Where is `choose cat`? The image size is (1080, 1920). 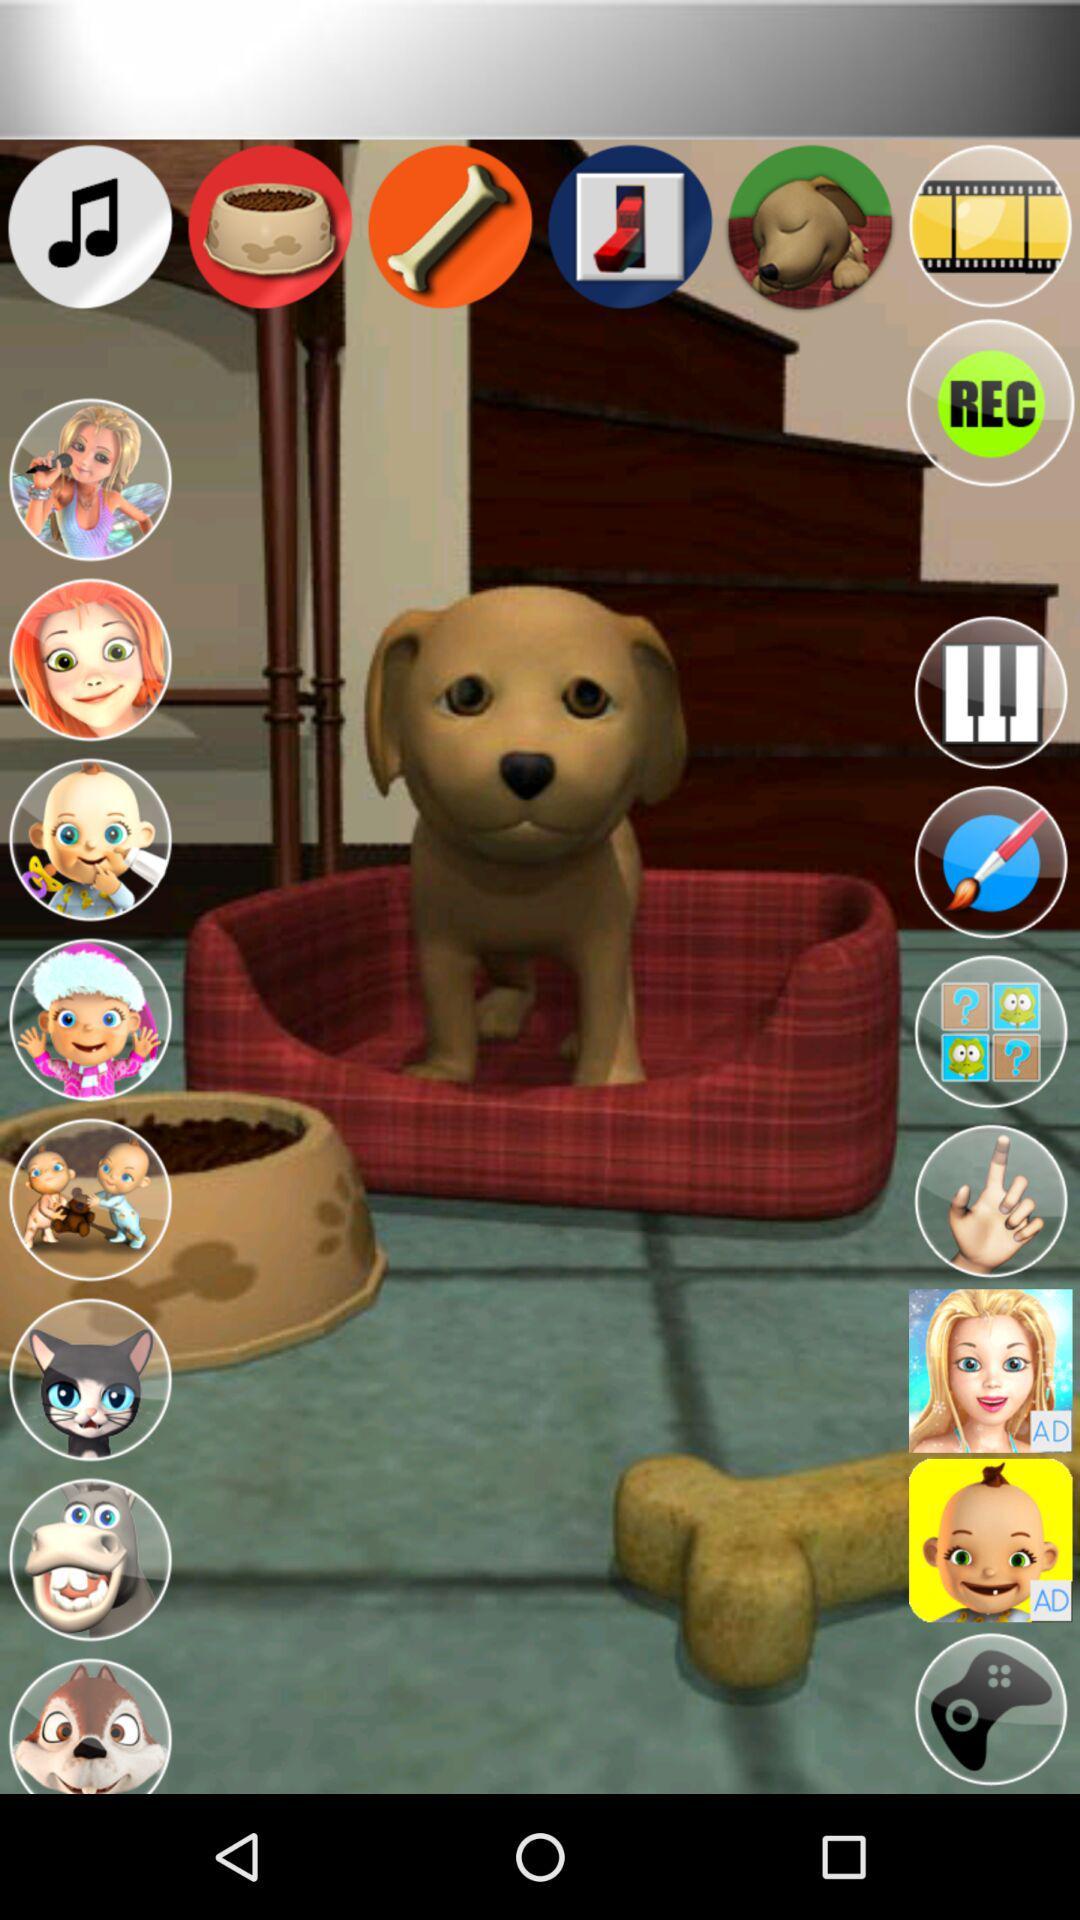
choose cat is located at coordinates (88, 1379).